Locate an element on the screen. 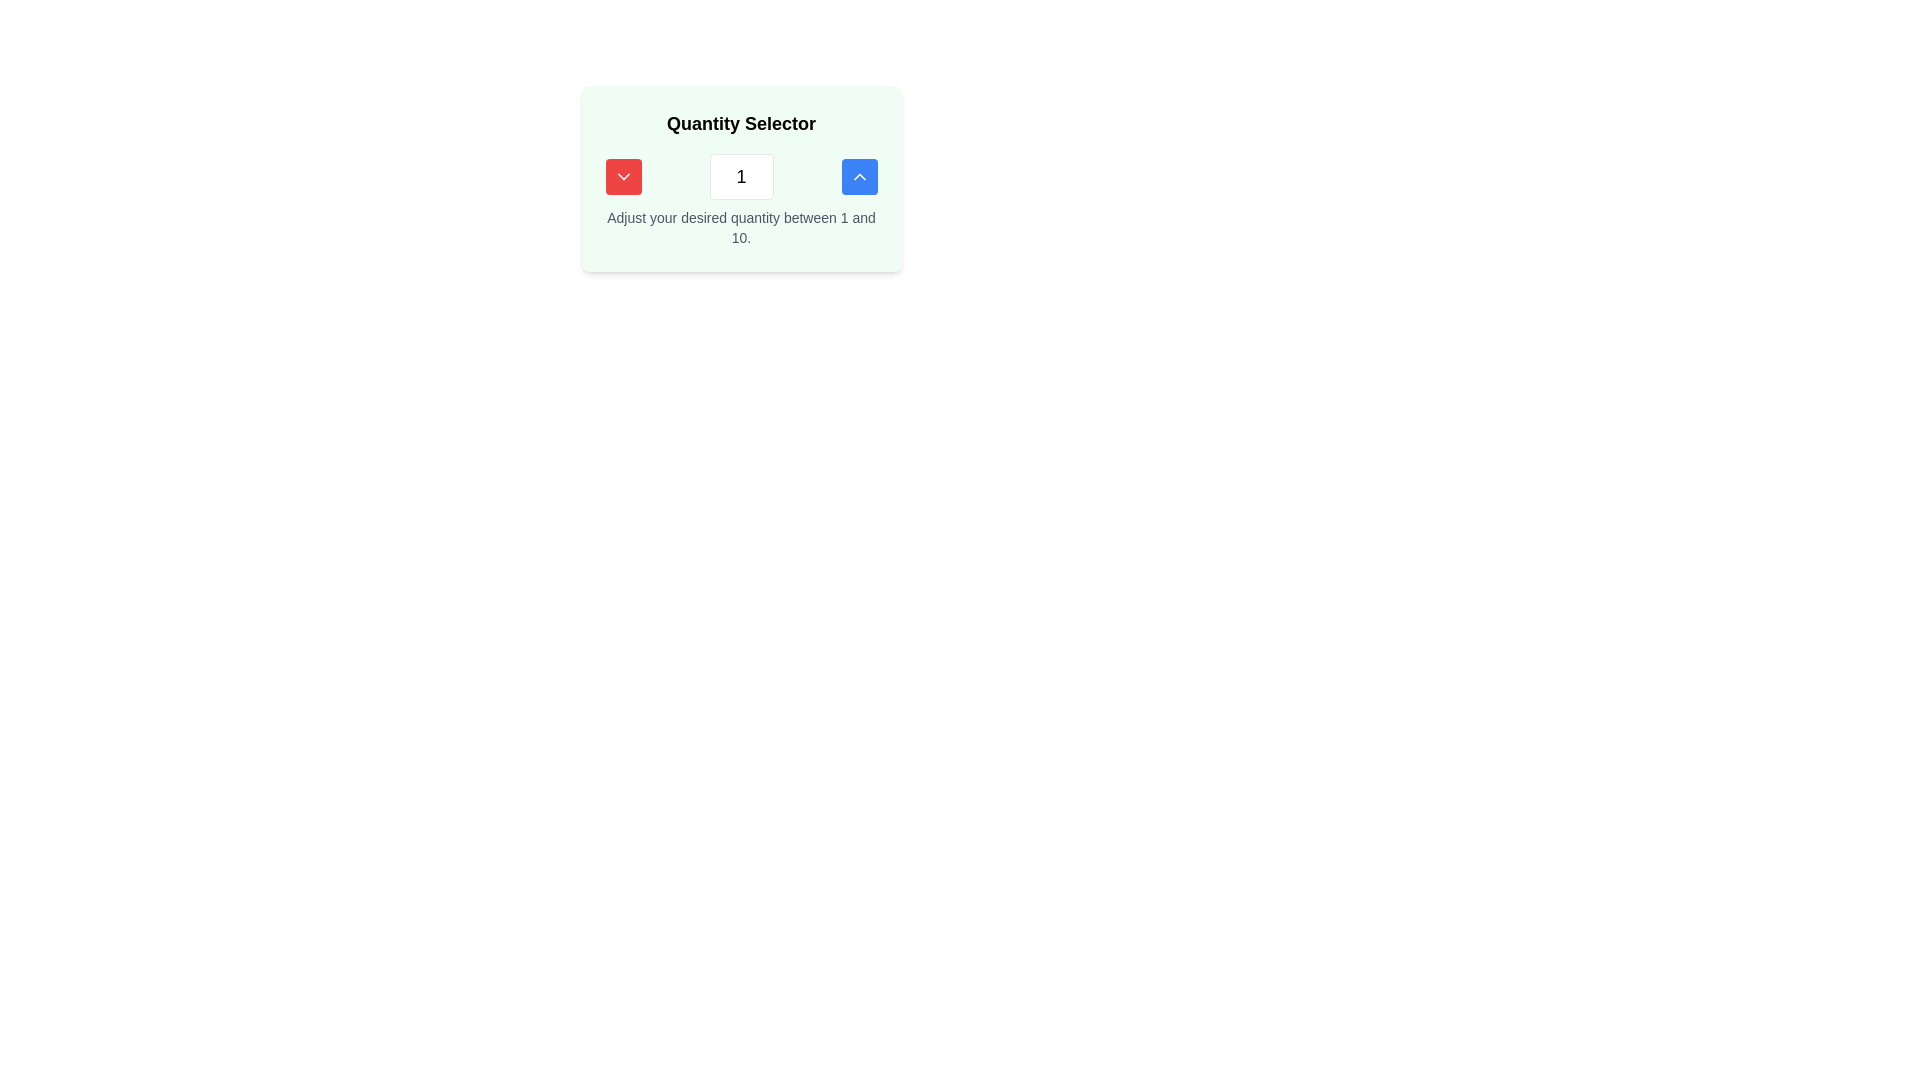 The height and width of the screenshot is (1080, 1920). the red square button with white text and a downward pointing chevron icon to decrease the value is located at coordinates (622, 176).